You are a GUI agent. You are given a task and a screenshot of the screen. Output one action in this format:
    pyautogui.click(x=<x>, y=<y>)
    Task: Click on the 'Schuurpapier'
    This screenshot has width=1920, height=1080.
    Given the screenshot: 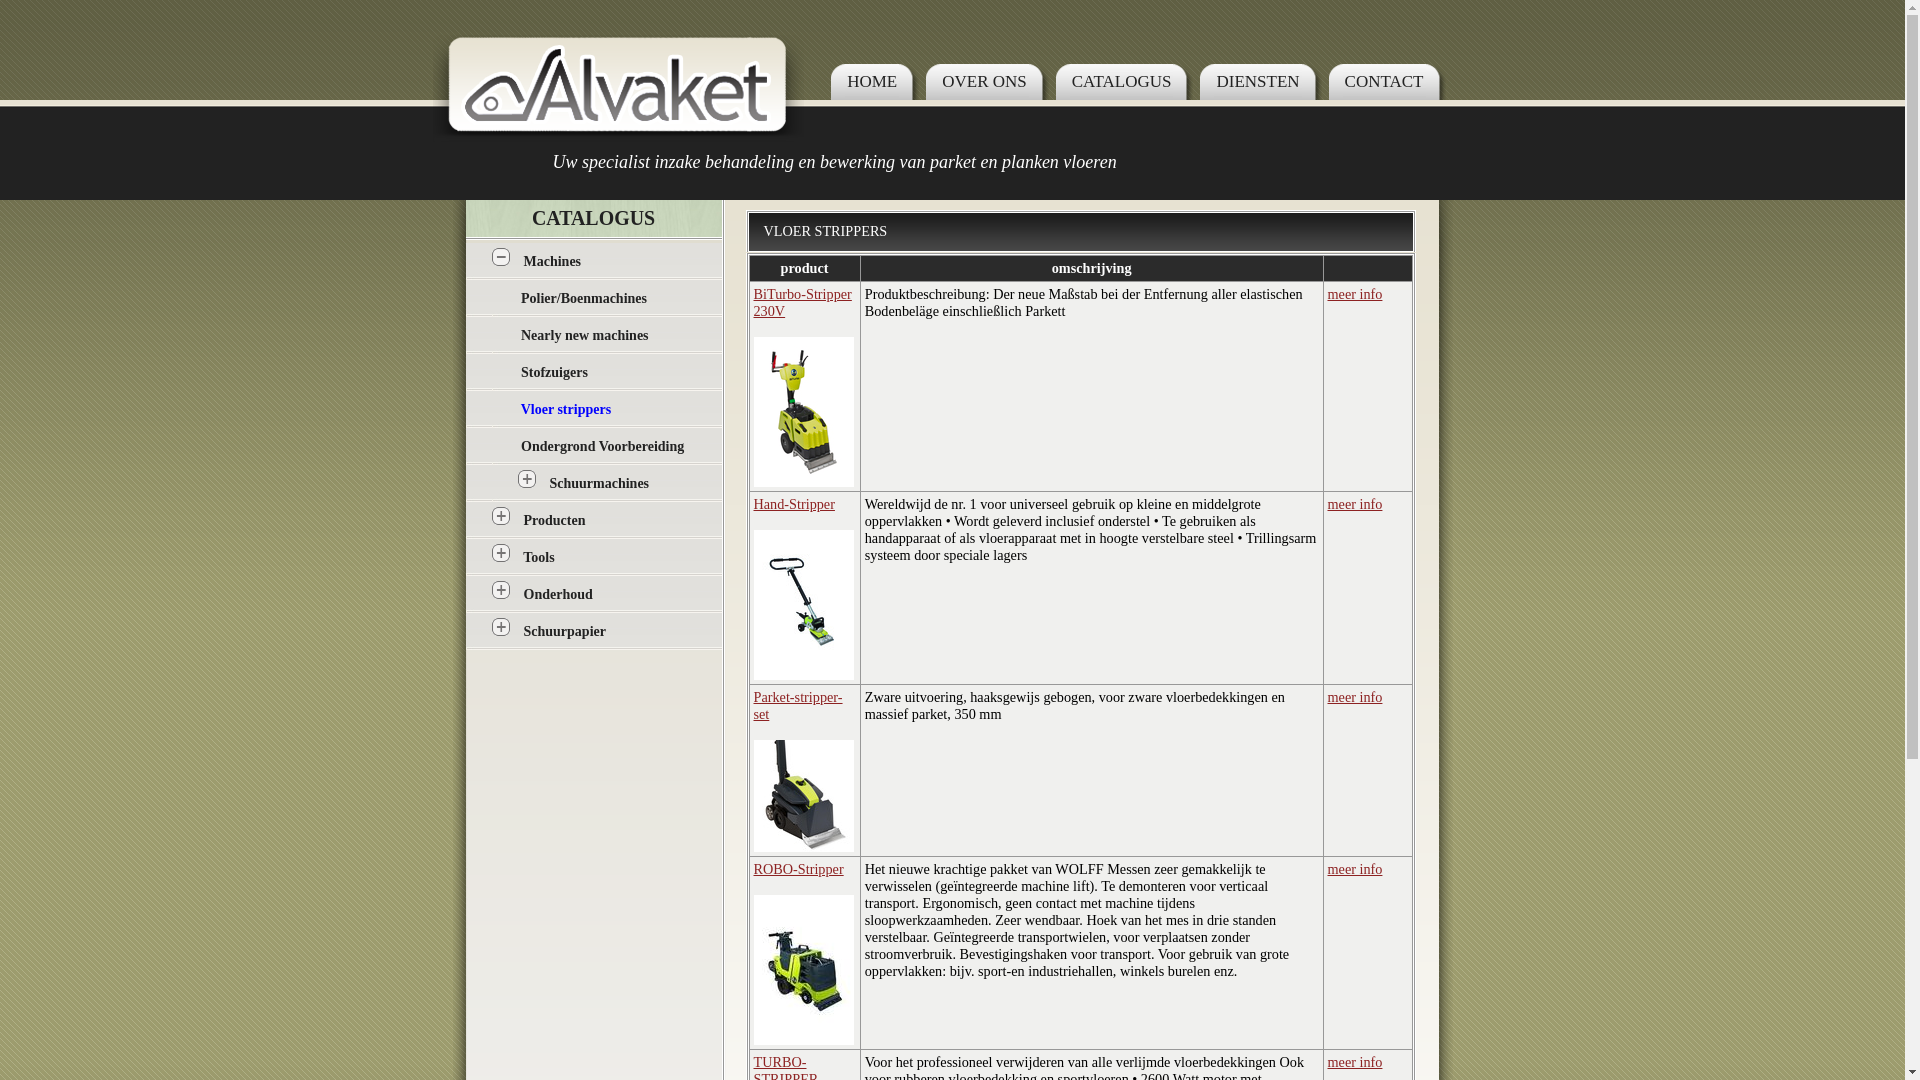 What is the action you would take?
    pyautogui.click(x=564, y=631)
    